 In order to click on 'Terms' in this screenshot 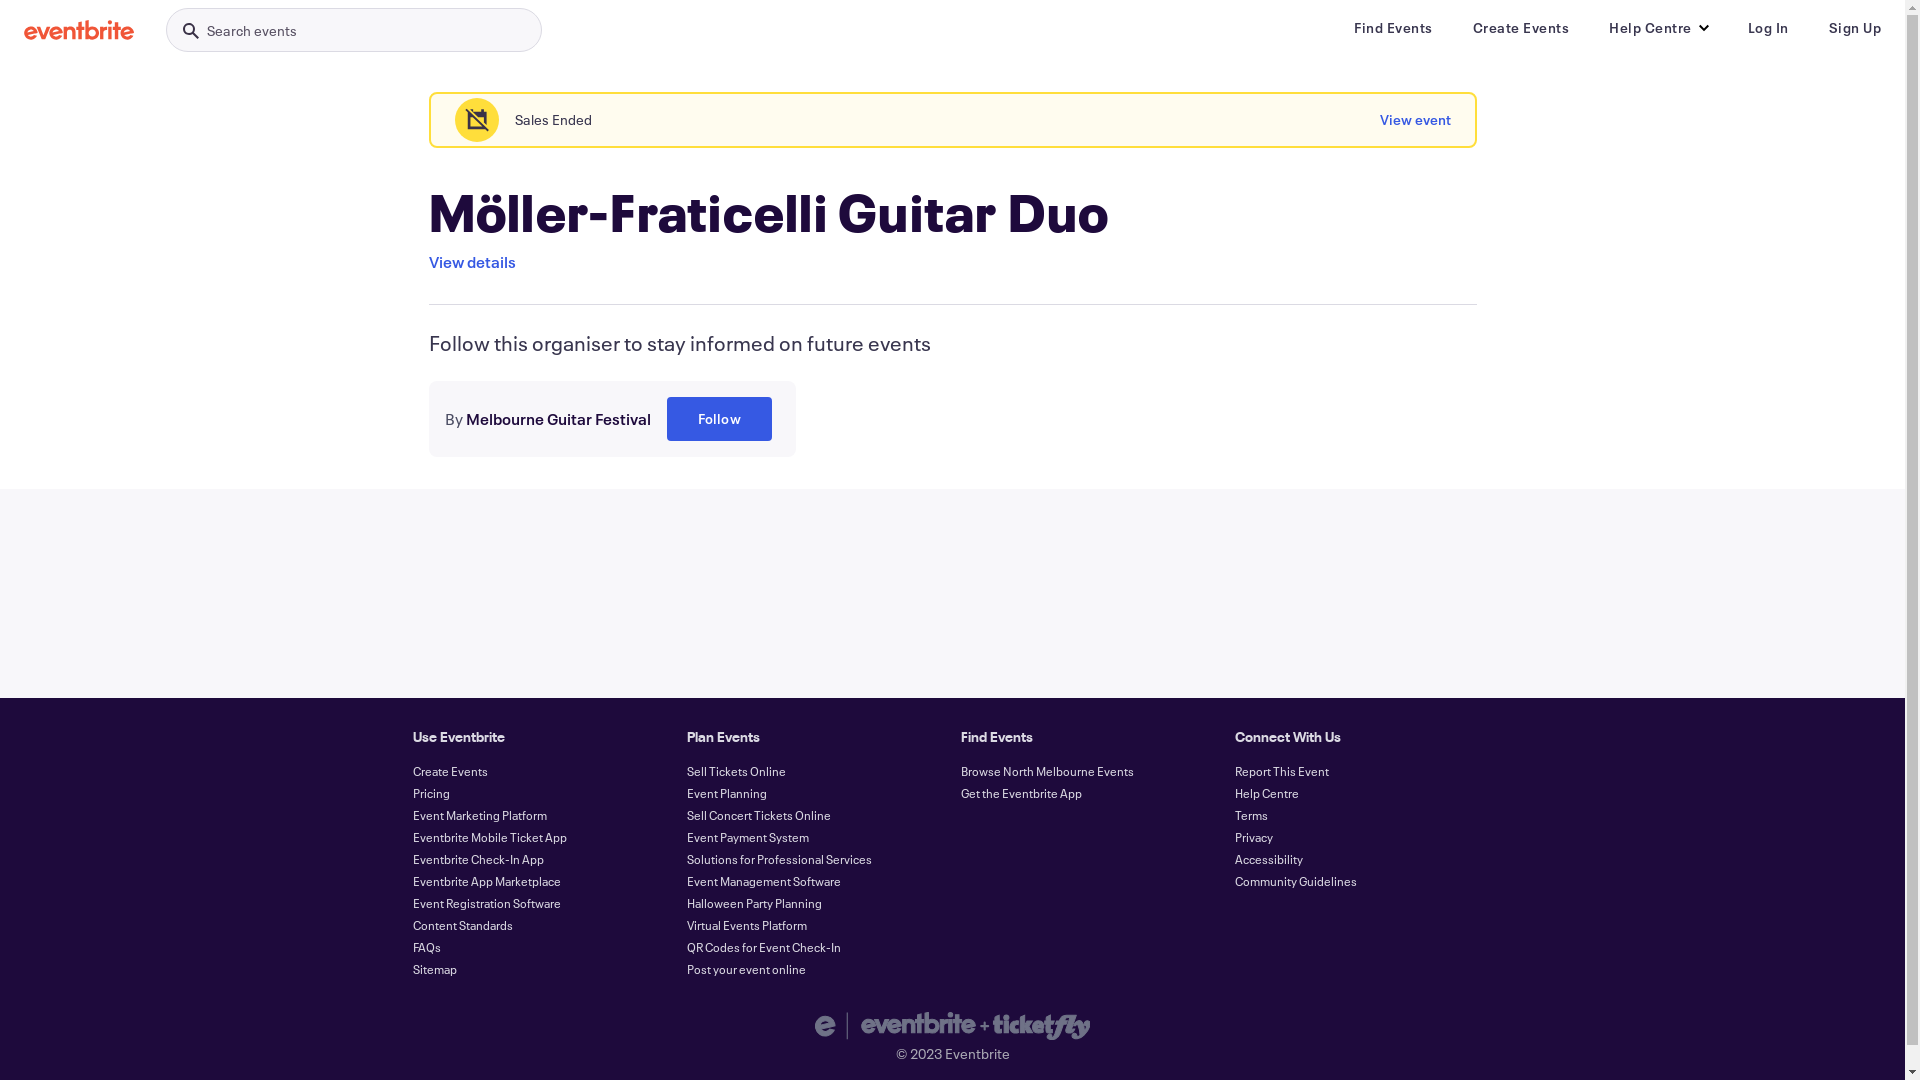, I will do `click(1249, 814)`.